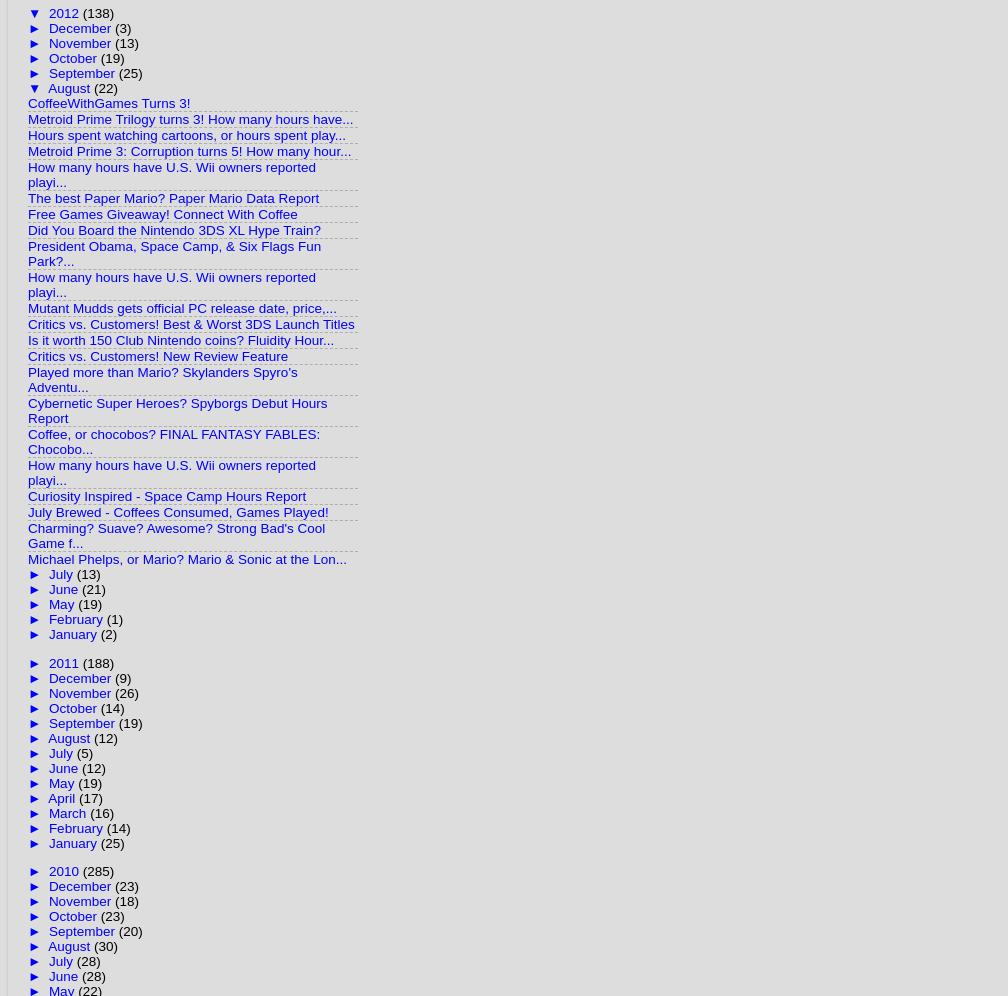 Image resolution: width=1008 pixels, height=996 pixels. Describe the element at coordinates (93, 589) in the screenshot. I see `'(21)'` at that location.